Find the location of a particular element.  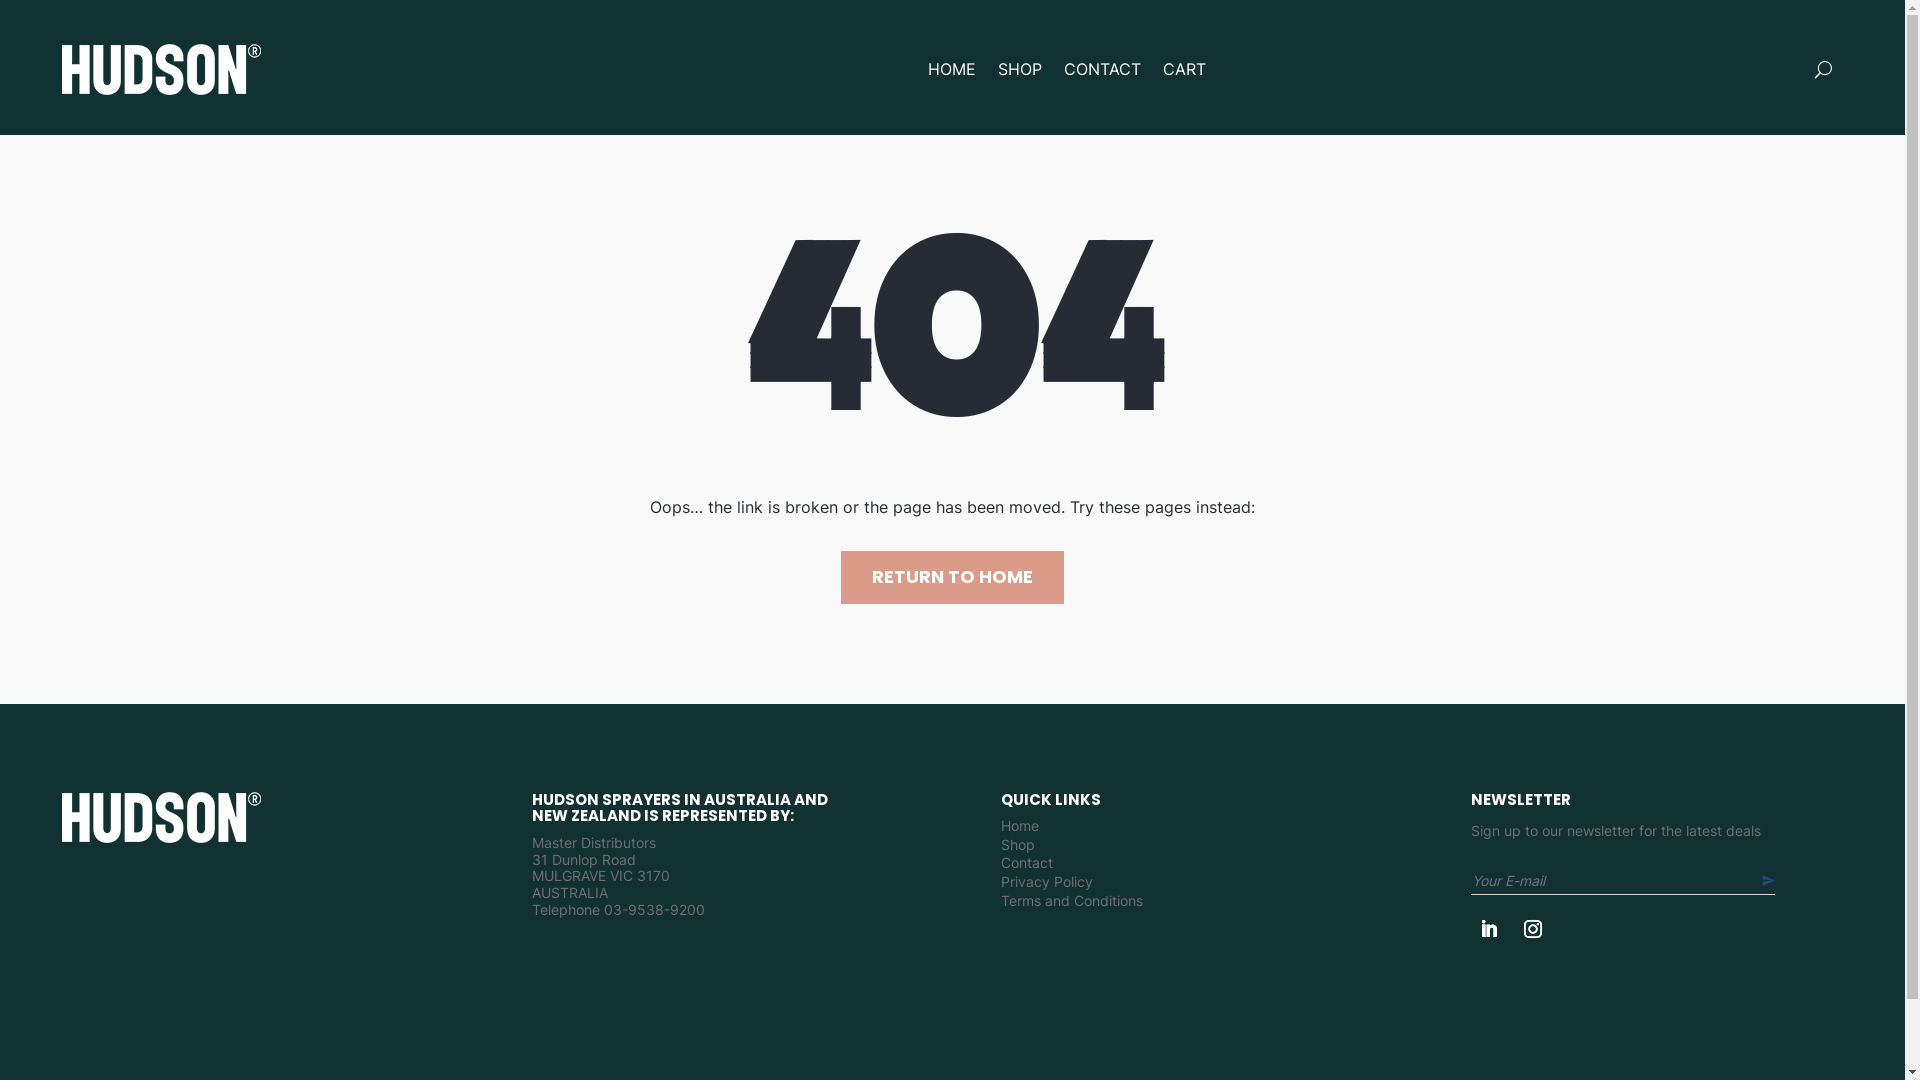

'RETURN TO HOME' is located at coordinates (951, 577).